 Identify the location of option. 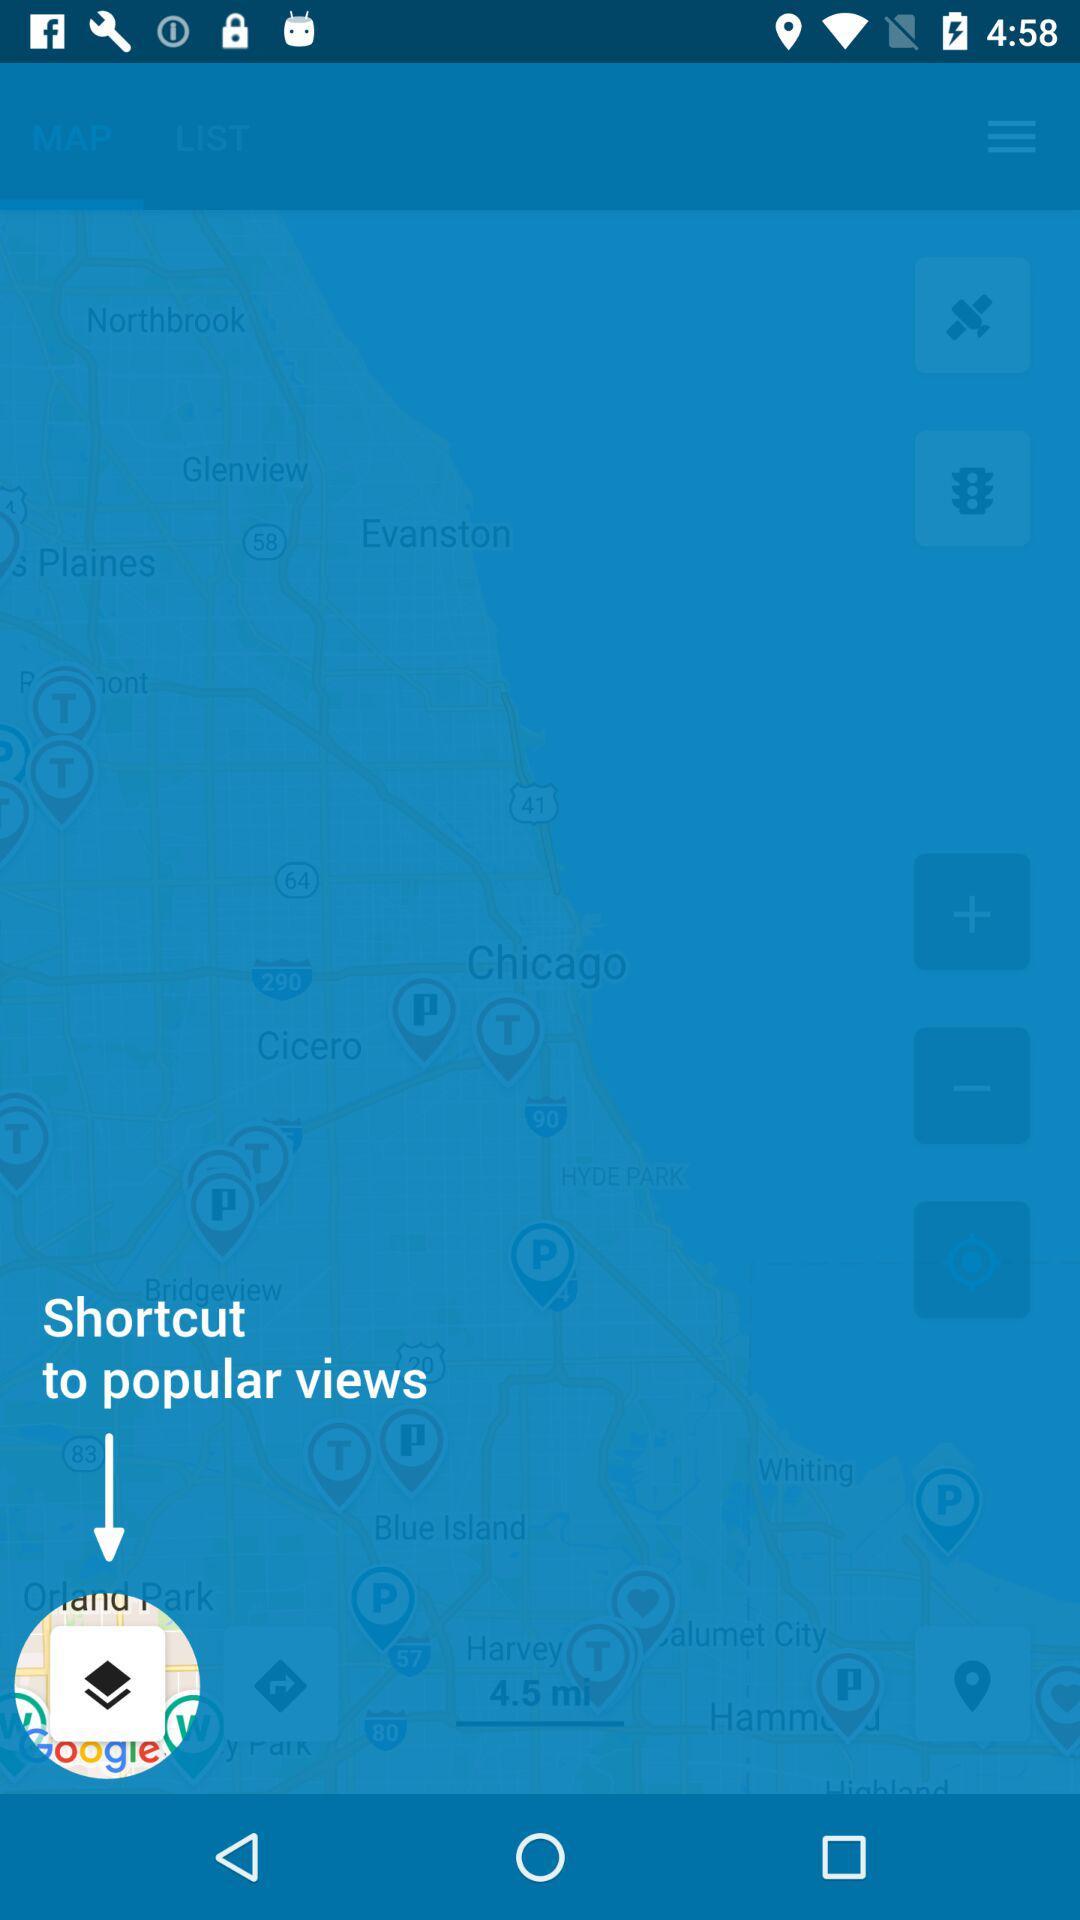
(971, 913).